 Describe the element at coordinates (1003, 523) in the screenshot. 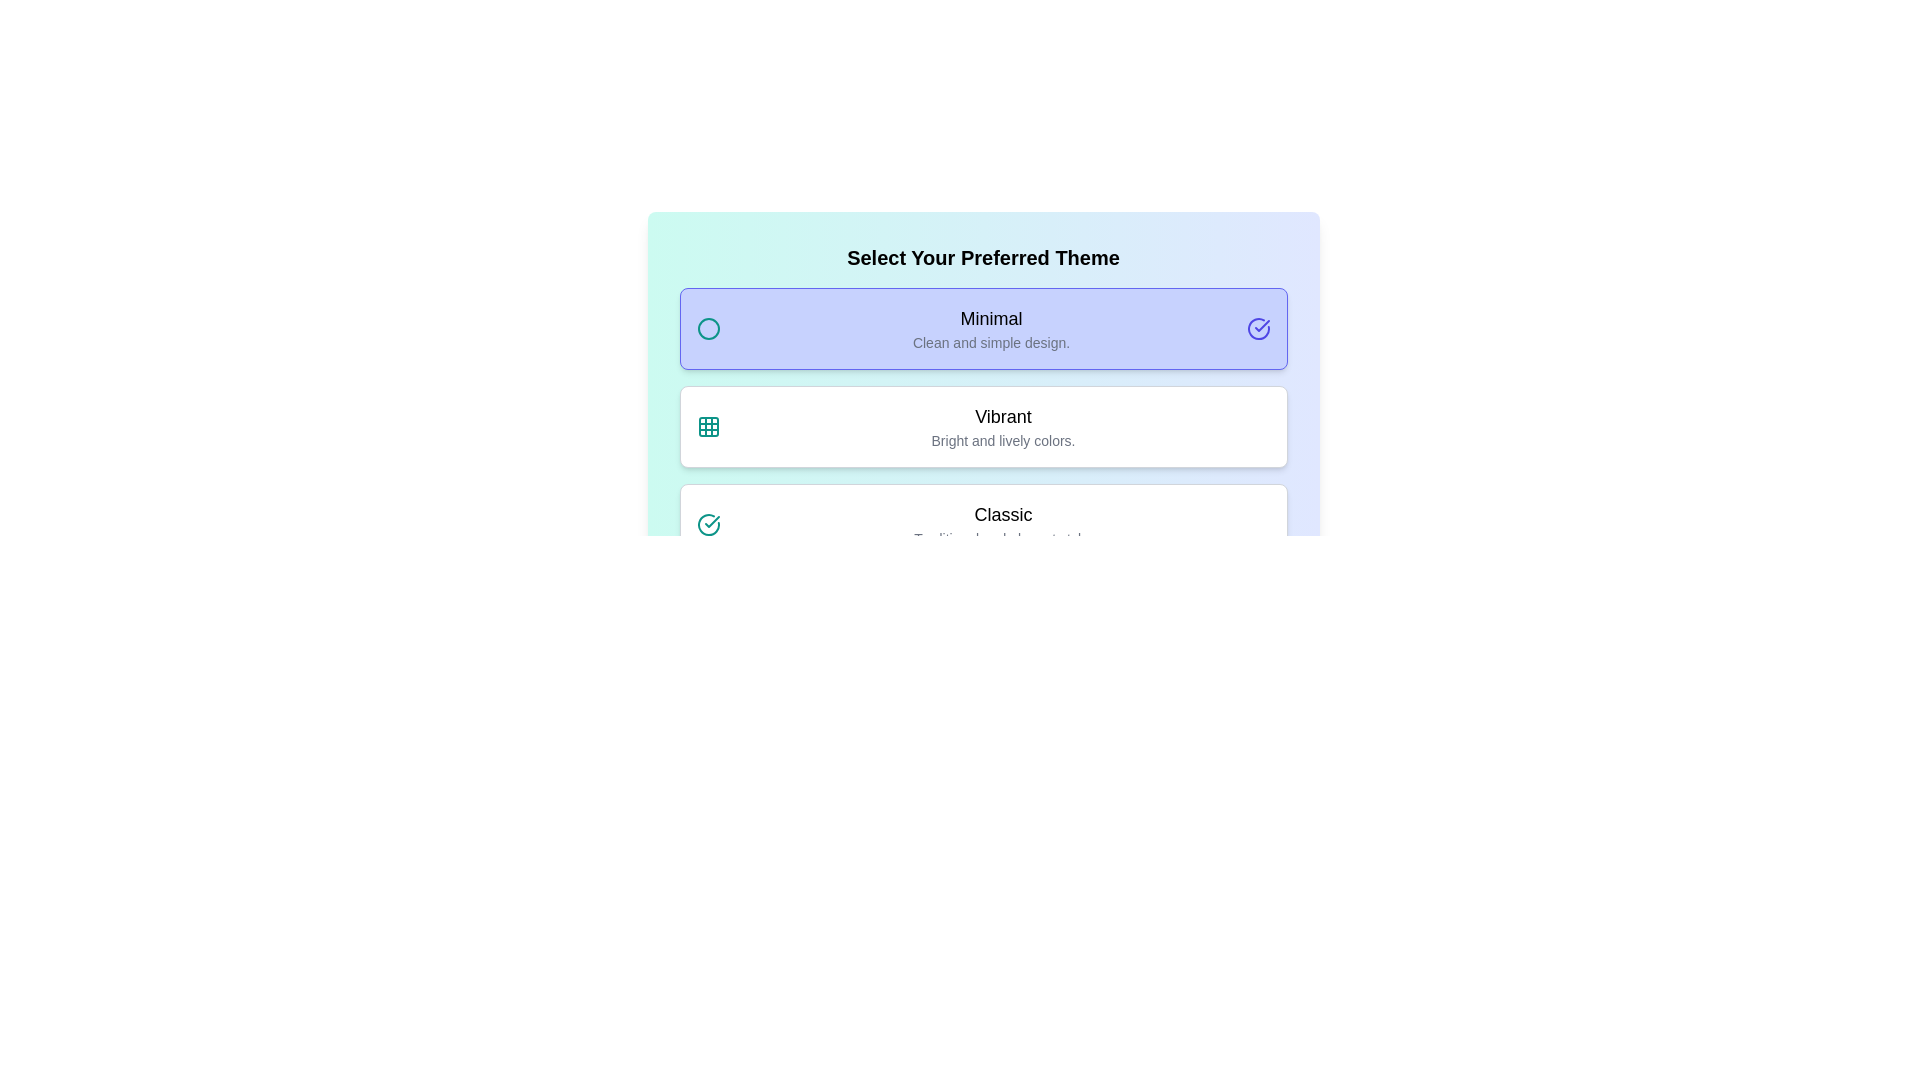

I see `text from the third card in the selectable card interface, which contains the bold primary text 'Classic' and the supporting text 'Traditional and elegant style.'` at that location.